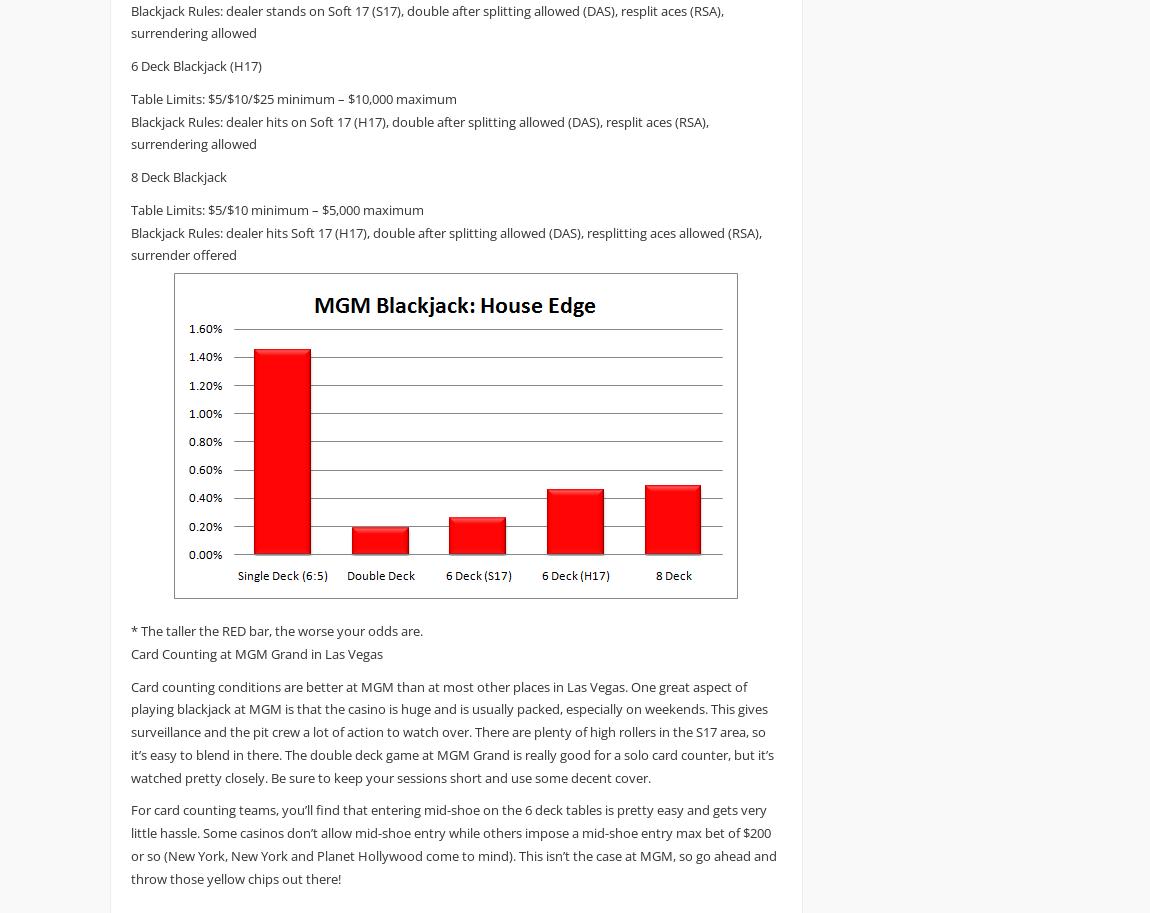  Describe the element at coordinates (276, 629) in the screenshot. I see `'* The taller the RED bar, the worse your odds are.'` at that location.